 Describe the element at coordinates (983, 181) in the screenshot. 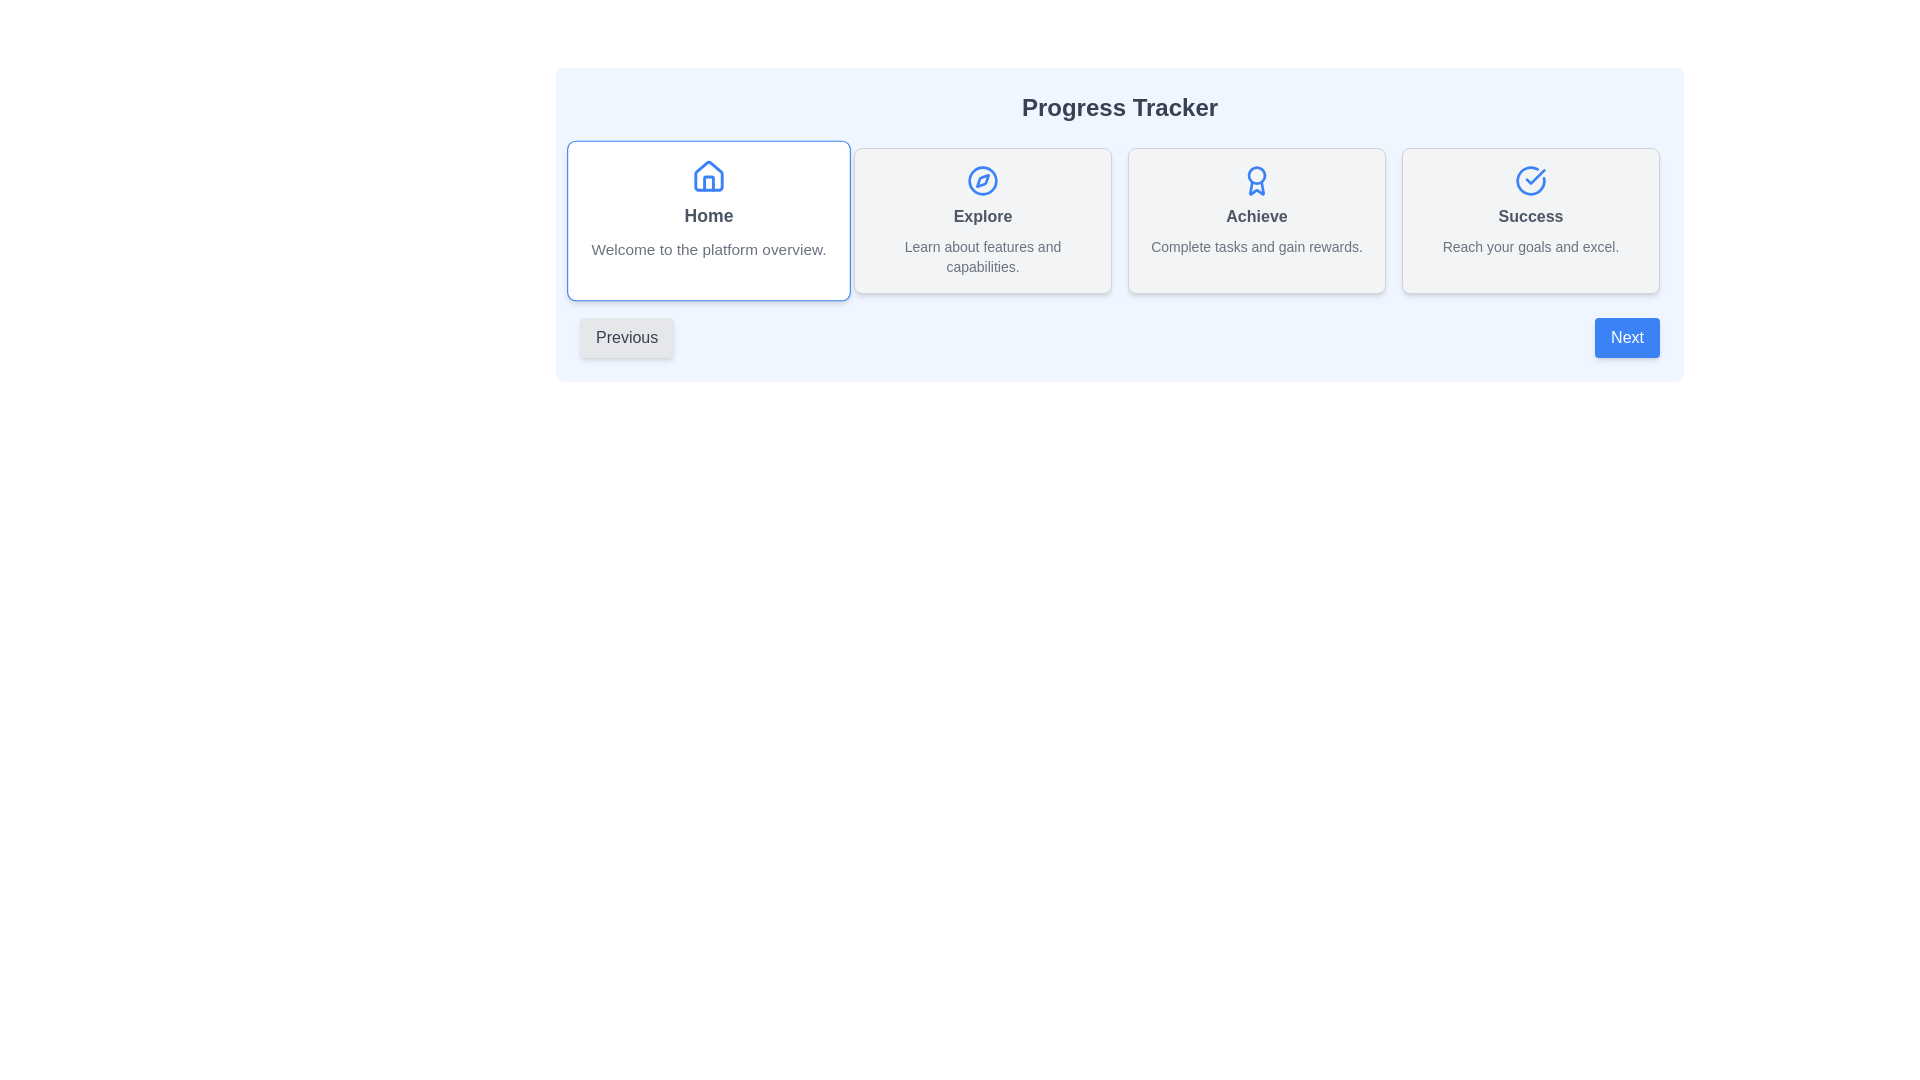

I see `compass needle icon within the 'Explore' card of the 'Progress Tracker' layout for development or debugging purposes` at that location.